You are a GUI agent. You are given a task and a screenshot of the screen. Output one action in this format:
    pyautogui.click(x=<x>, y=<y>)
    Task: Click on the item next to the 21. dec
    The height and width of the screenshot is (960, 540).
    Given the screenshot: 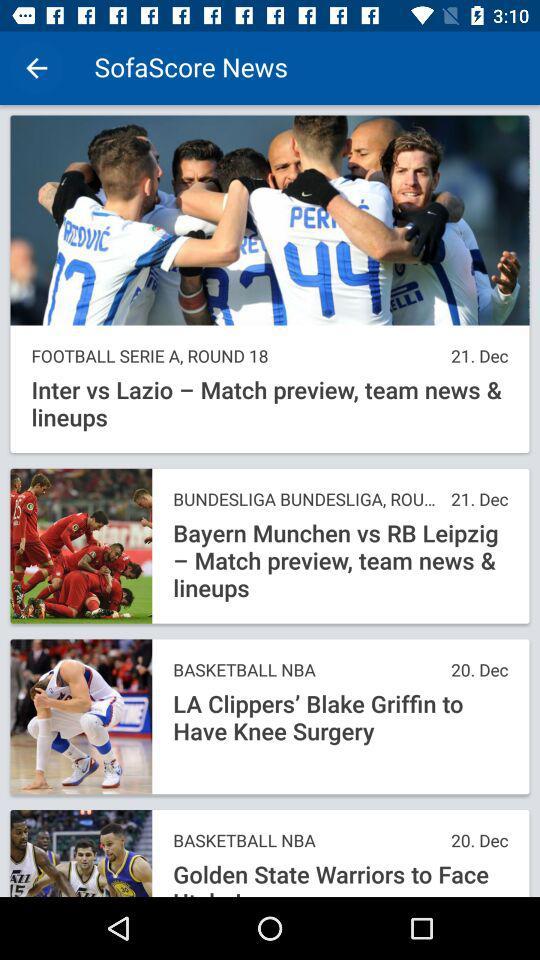 What is the action you would take?
    pyautogui.click(x=235, y=356)
    